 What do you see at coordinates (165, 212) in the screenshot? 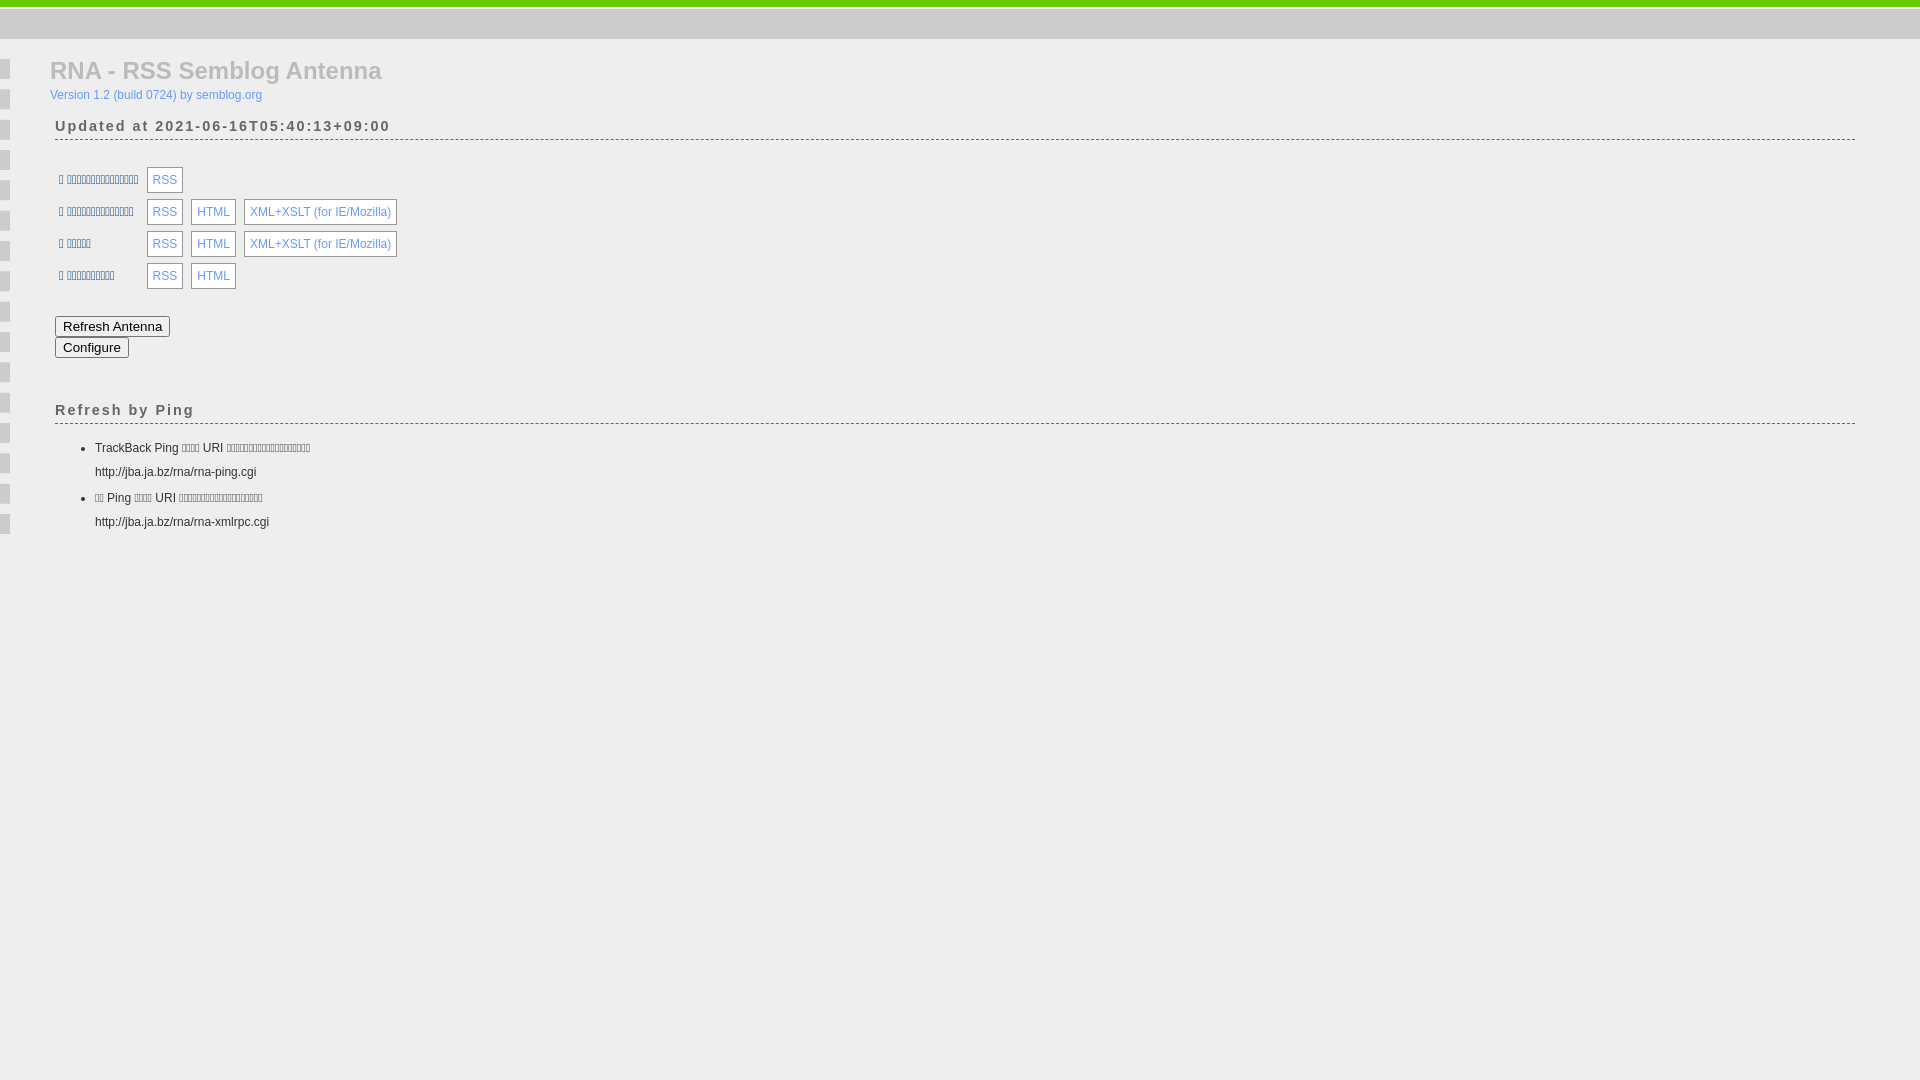
I see `'RSS'` at bounding box center [165, 212].